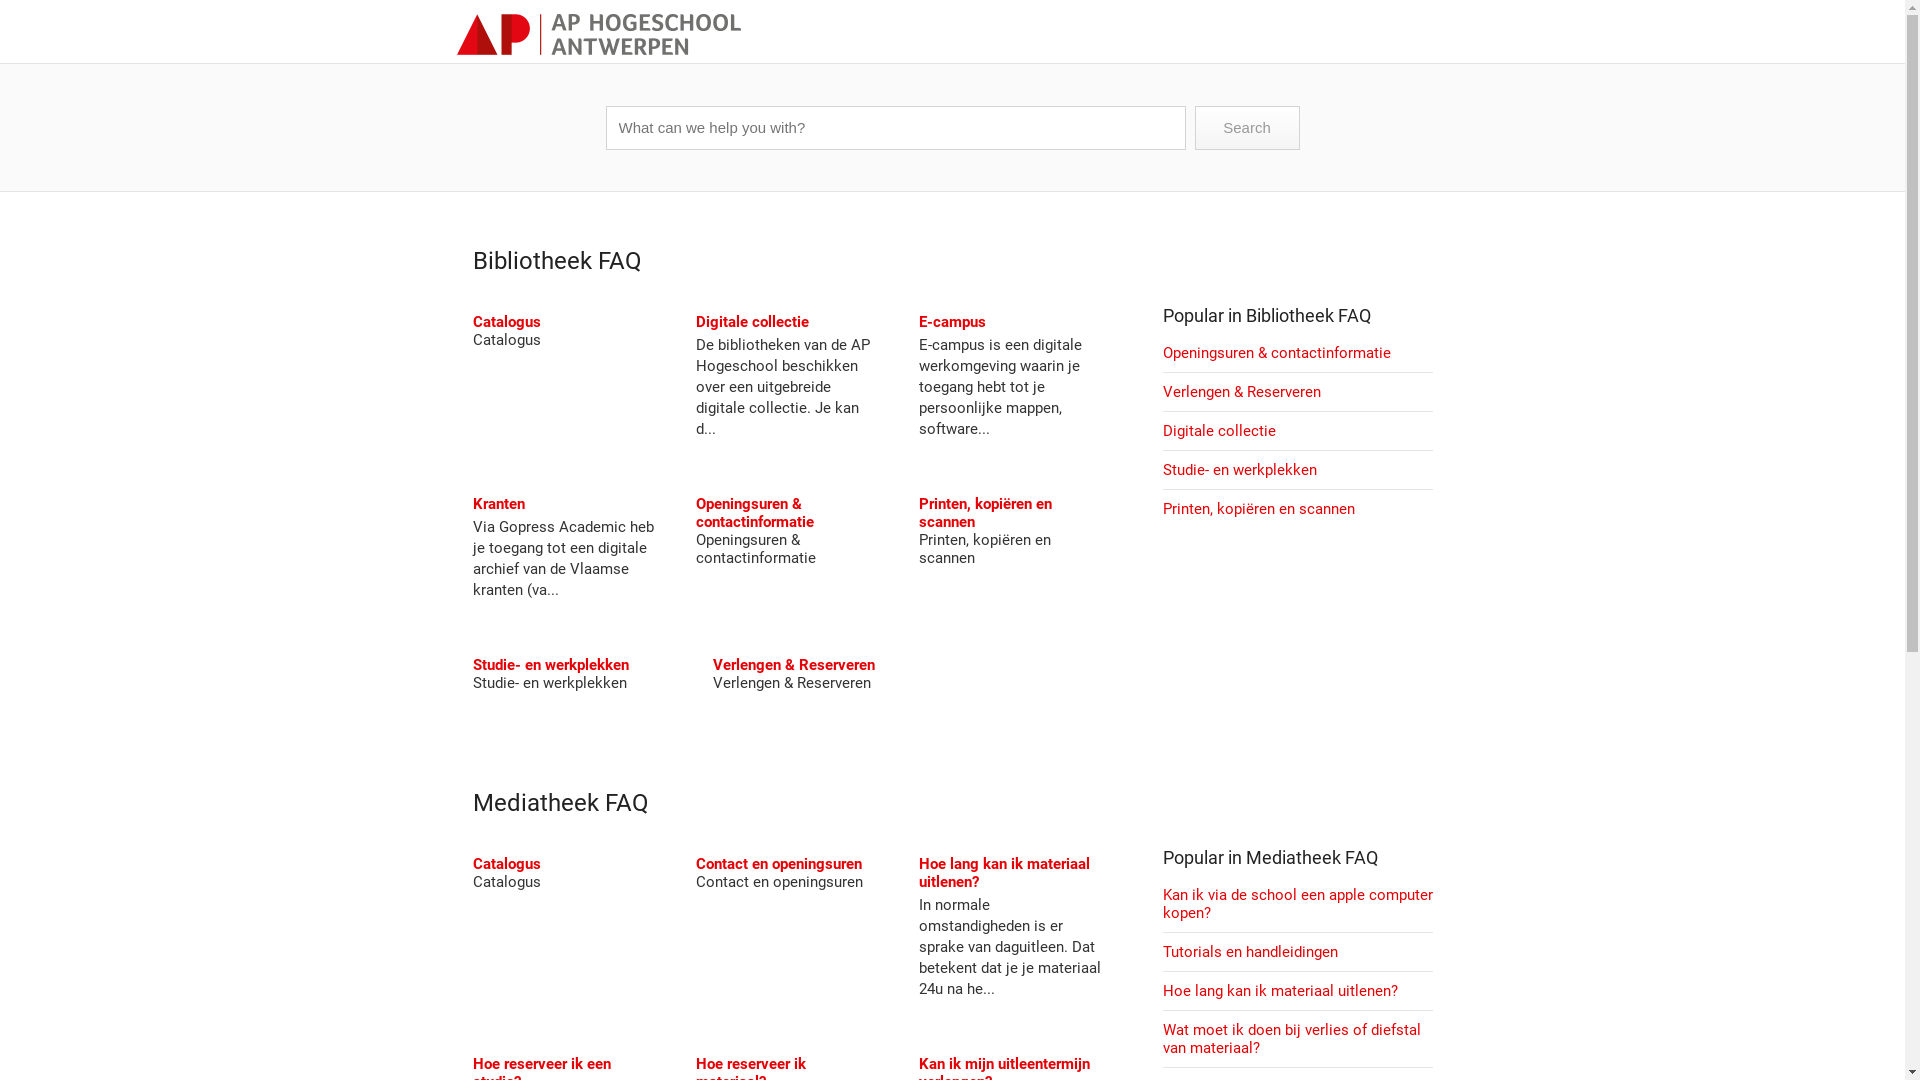  What do you see at coordinates (1240, 392) in the screenshot?
I see `'Verlengen & Reserveren'` at bounding box center [1240, 392].